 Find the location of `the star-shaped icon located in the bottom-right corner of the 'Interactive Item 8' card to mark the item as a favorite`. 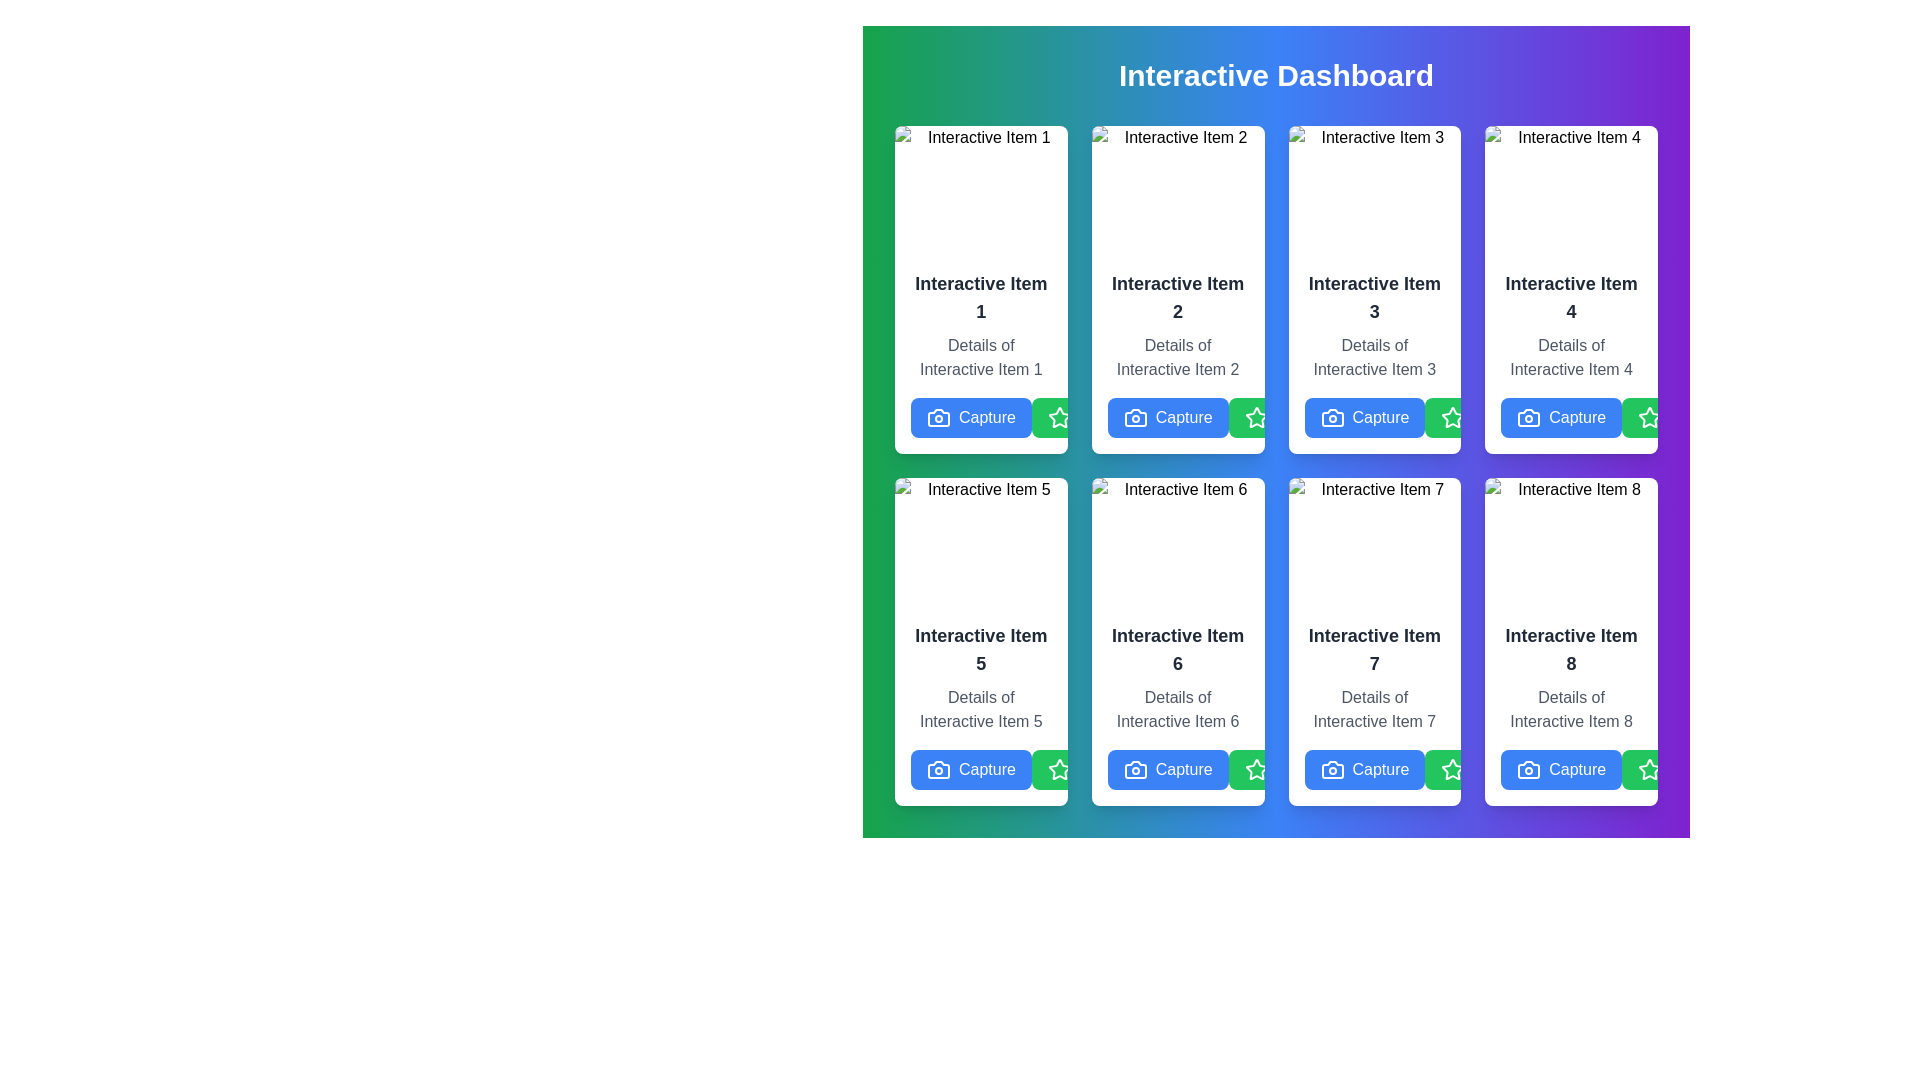

the star-shaped icon located in the bottom-right corner of the 'Interactive Item 8' card to mark the item as a favorite is located at coordinates (1650, 768).